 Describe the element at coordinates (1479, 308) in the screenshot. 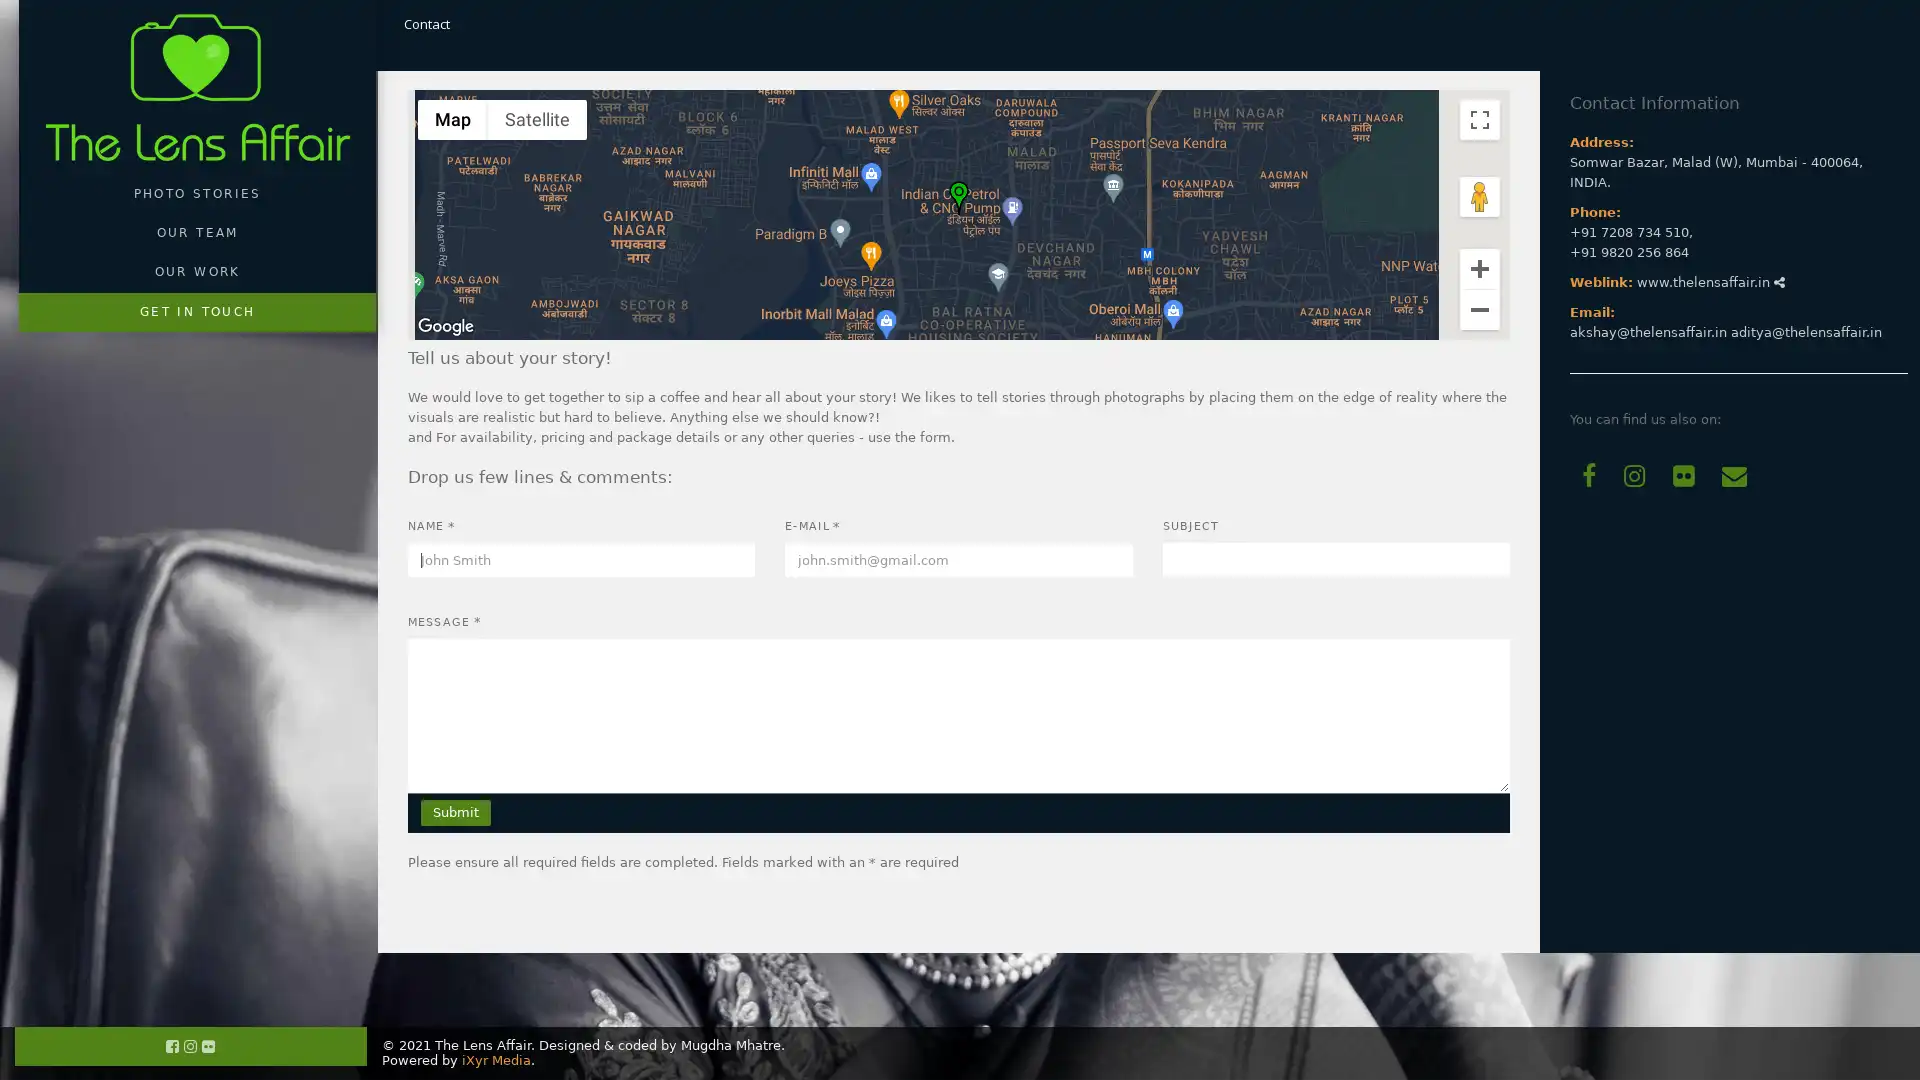

I see `Zoom out` at that location.